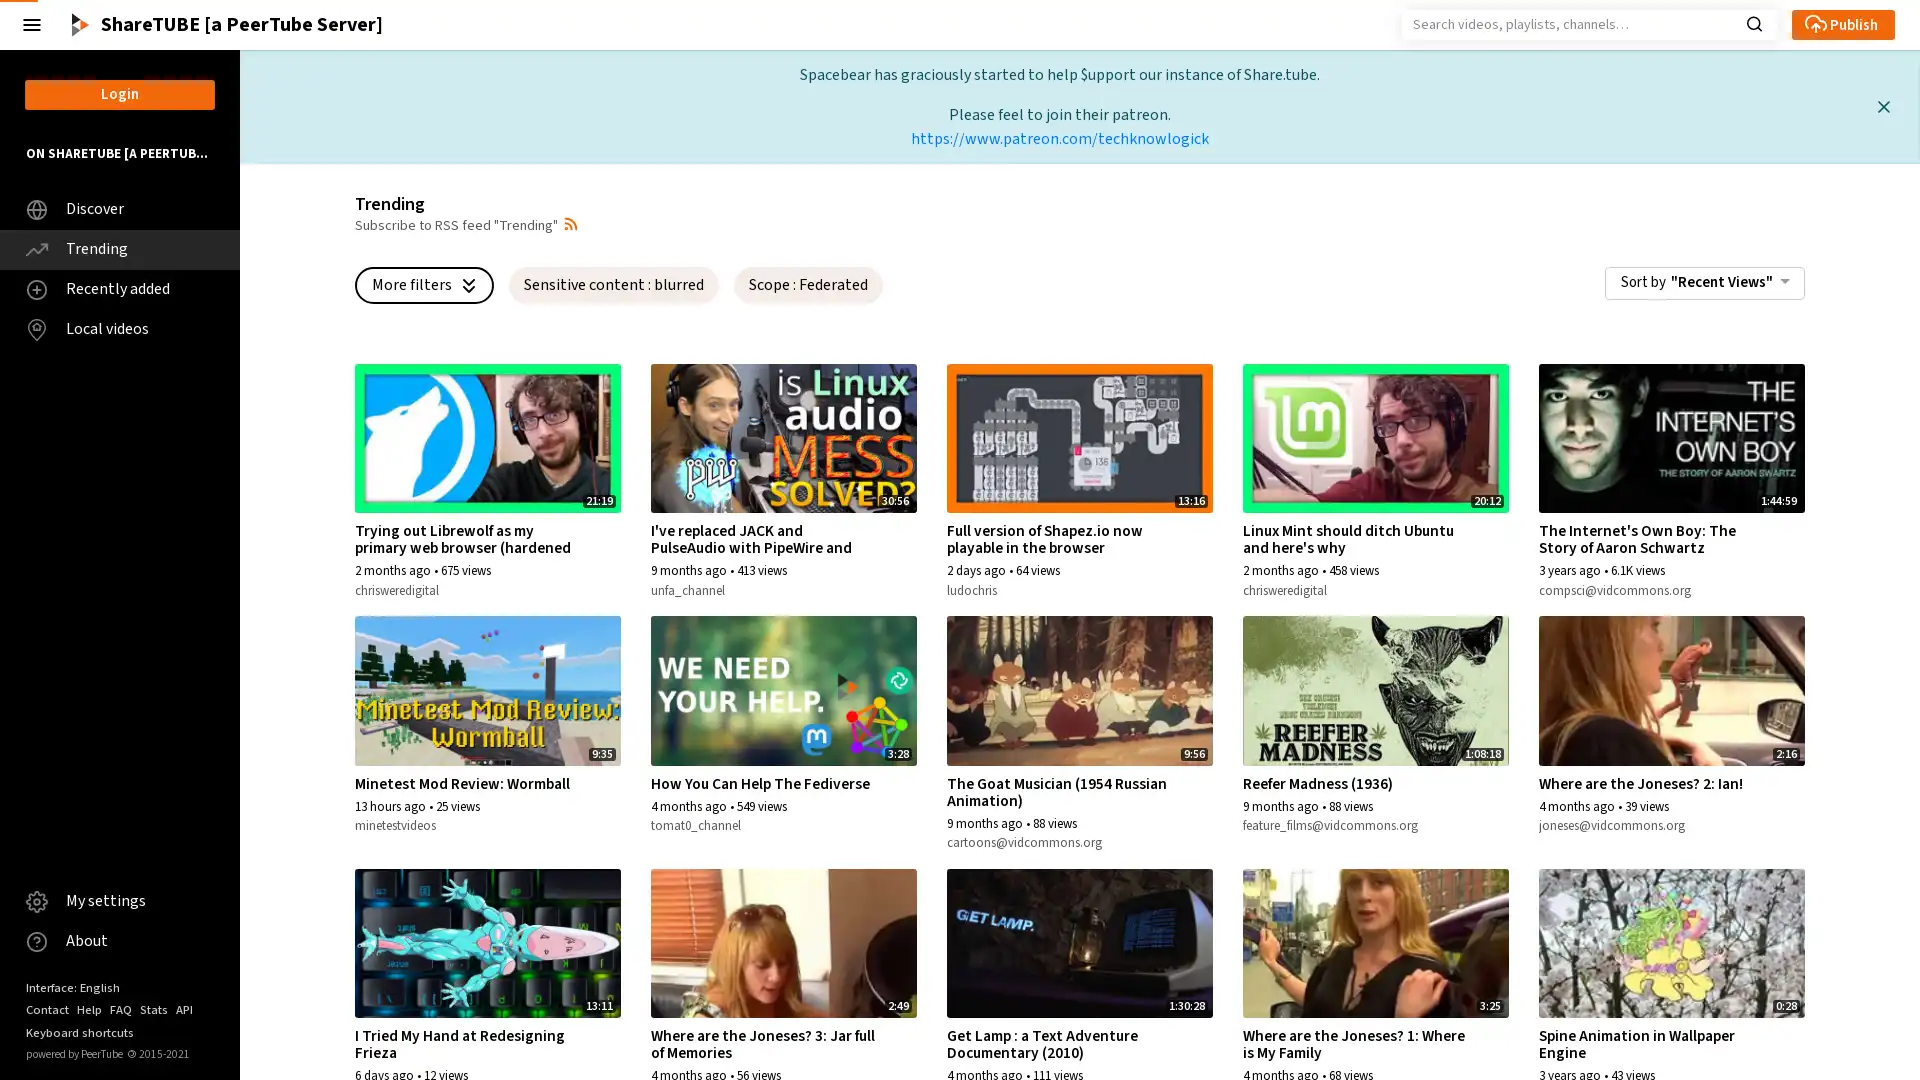 This screenshot has width=1920, height=1080. Describe the element at coordinates (72, 986) in the screenshot. I see `Interface: English` at that location.